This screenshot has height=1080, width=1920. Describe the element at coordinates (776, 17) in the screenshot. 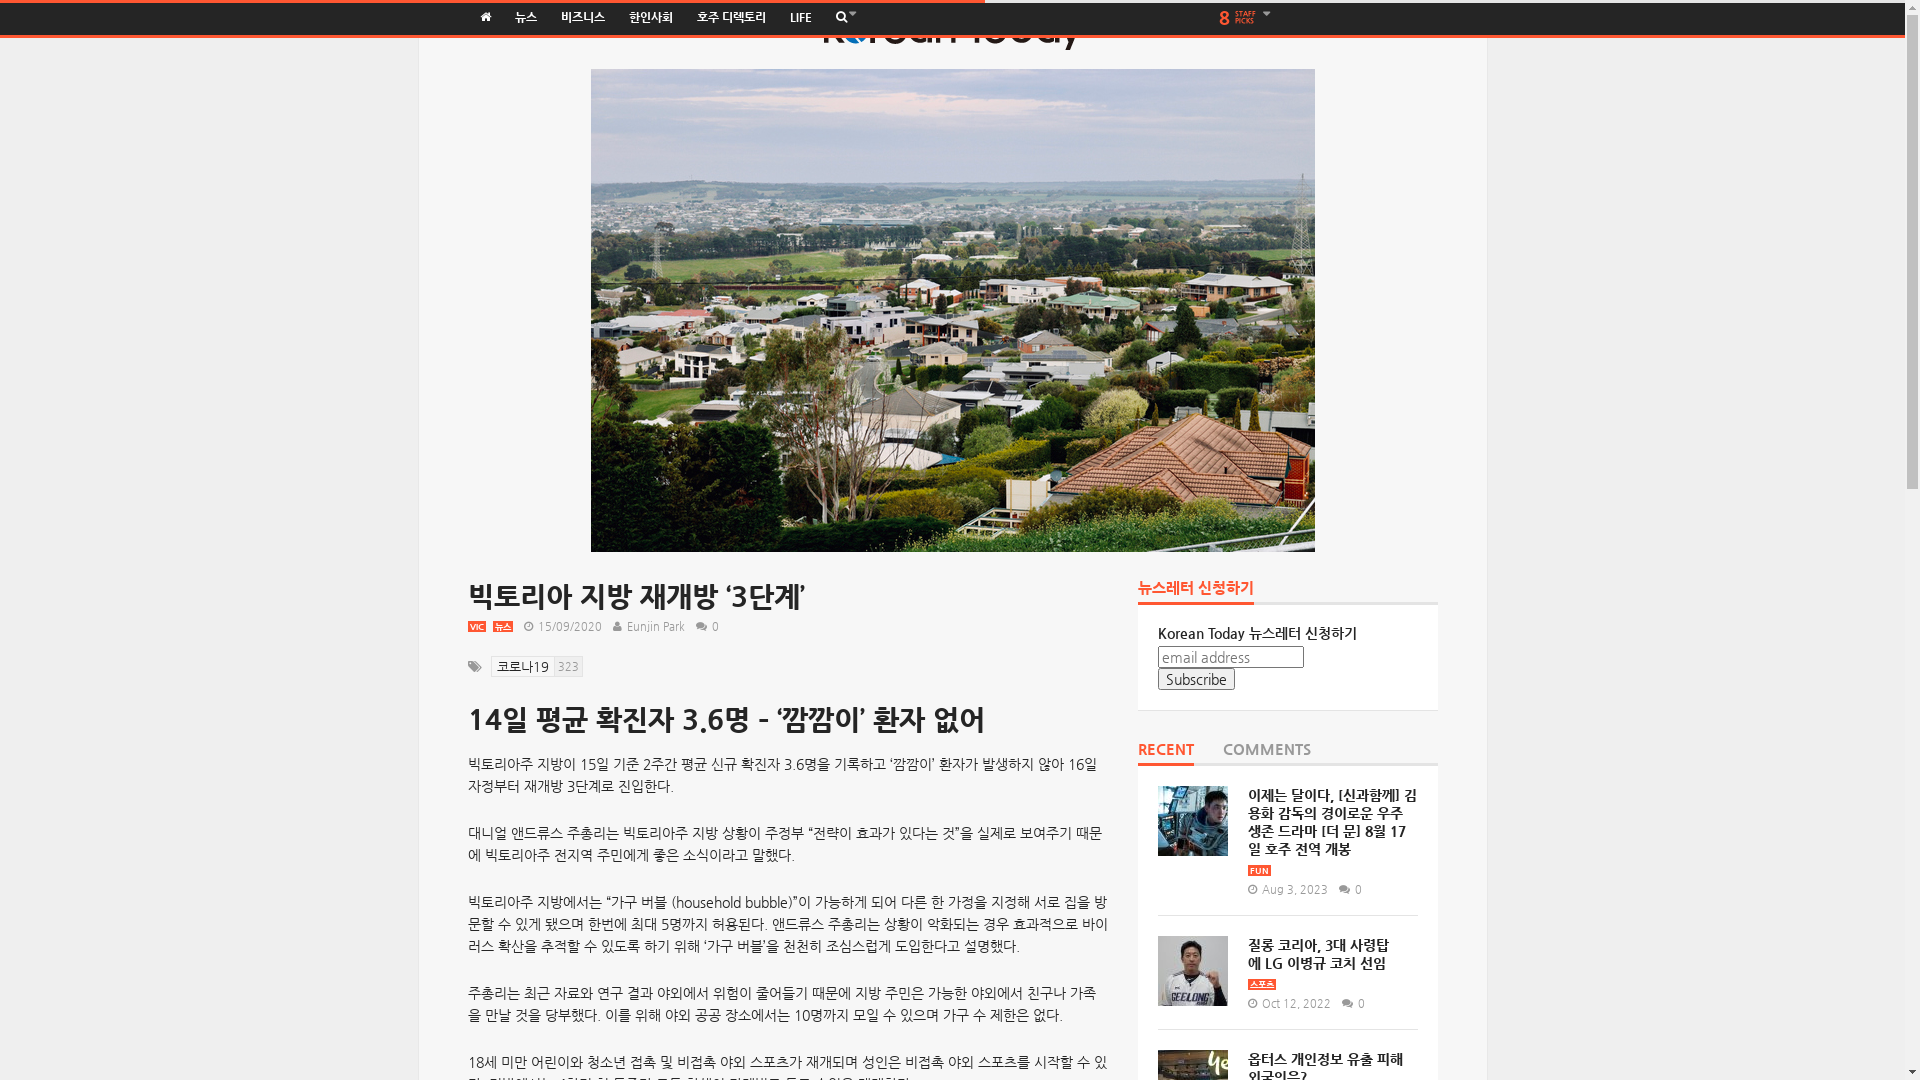

I see `'LIFE'` at that location.